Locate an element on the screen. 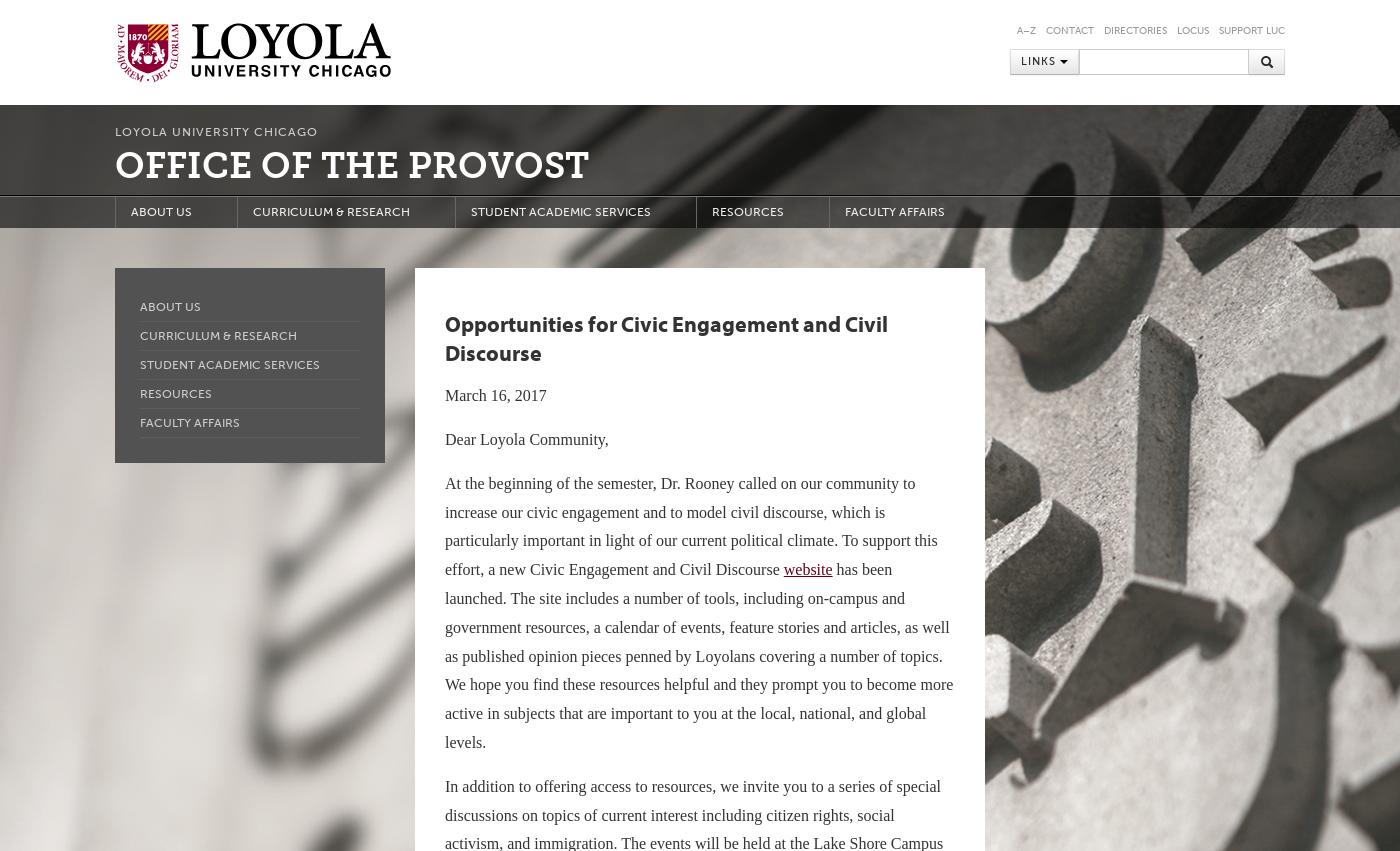  'Loyola University Chicago' is located at coordinates (216, 131).